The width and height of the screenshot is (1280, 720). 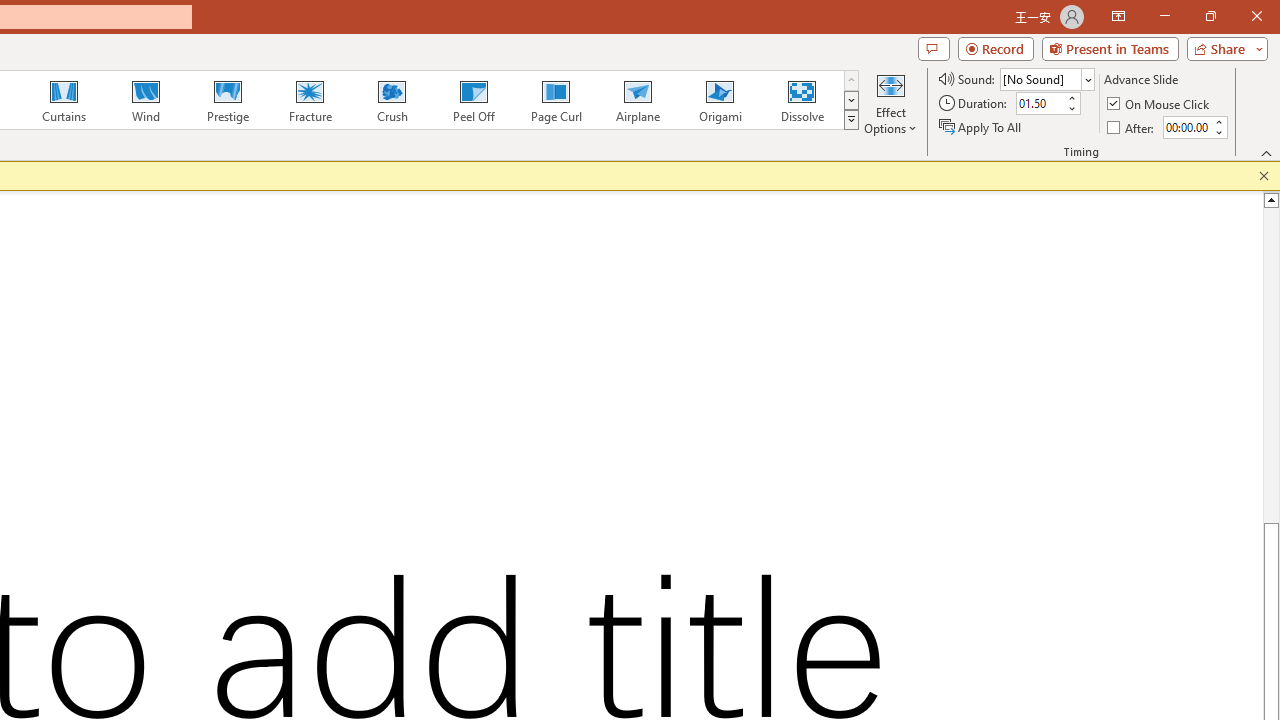 I want to click on 'Duration', so click(x=1040, y=103).